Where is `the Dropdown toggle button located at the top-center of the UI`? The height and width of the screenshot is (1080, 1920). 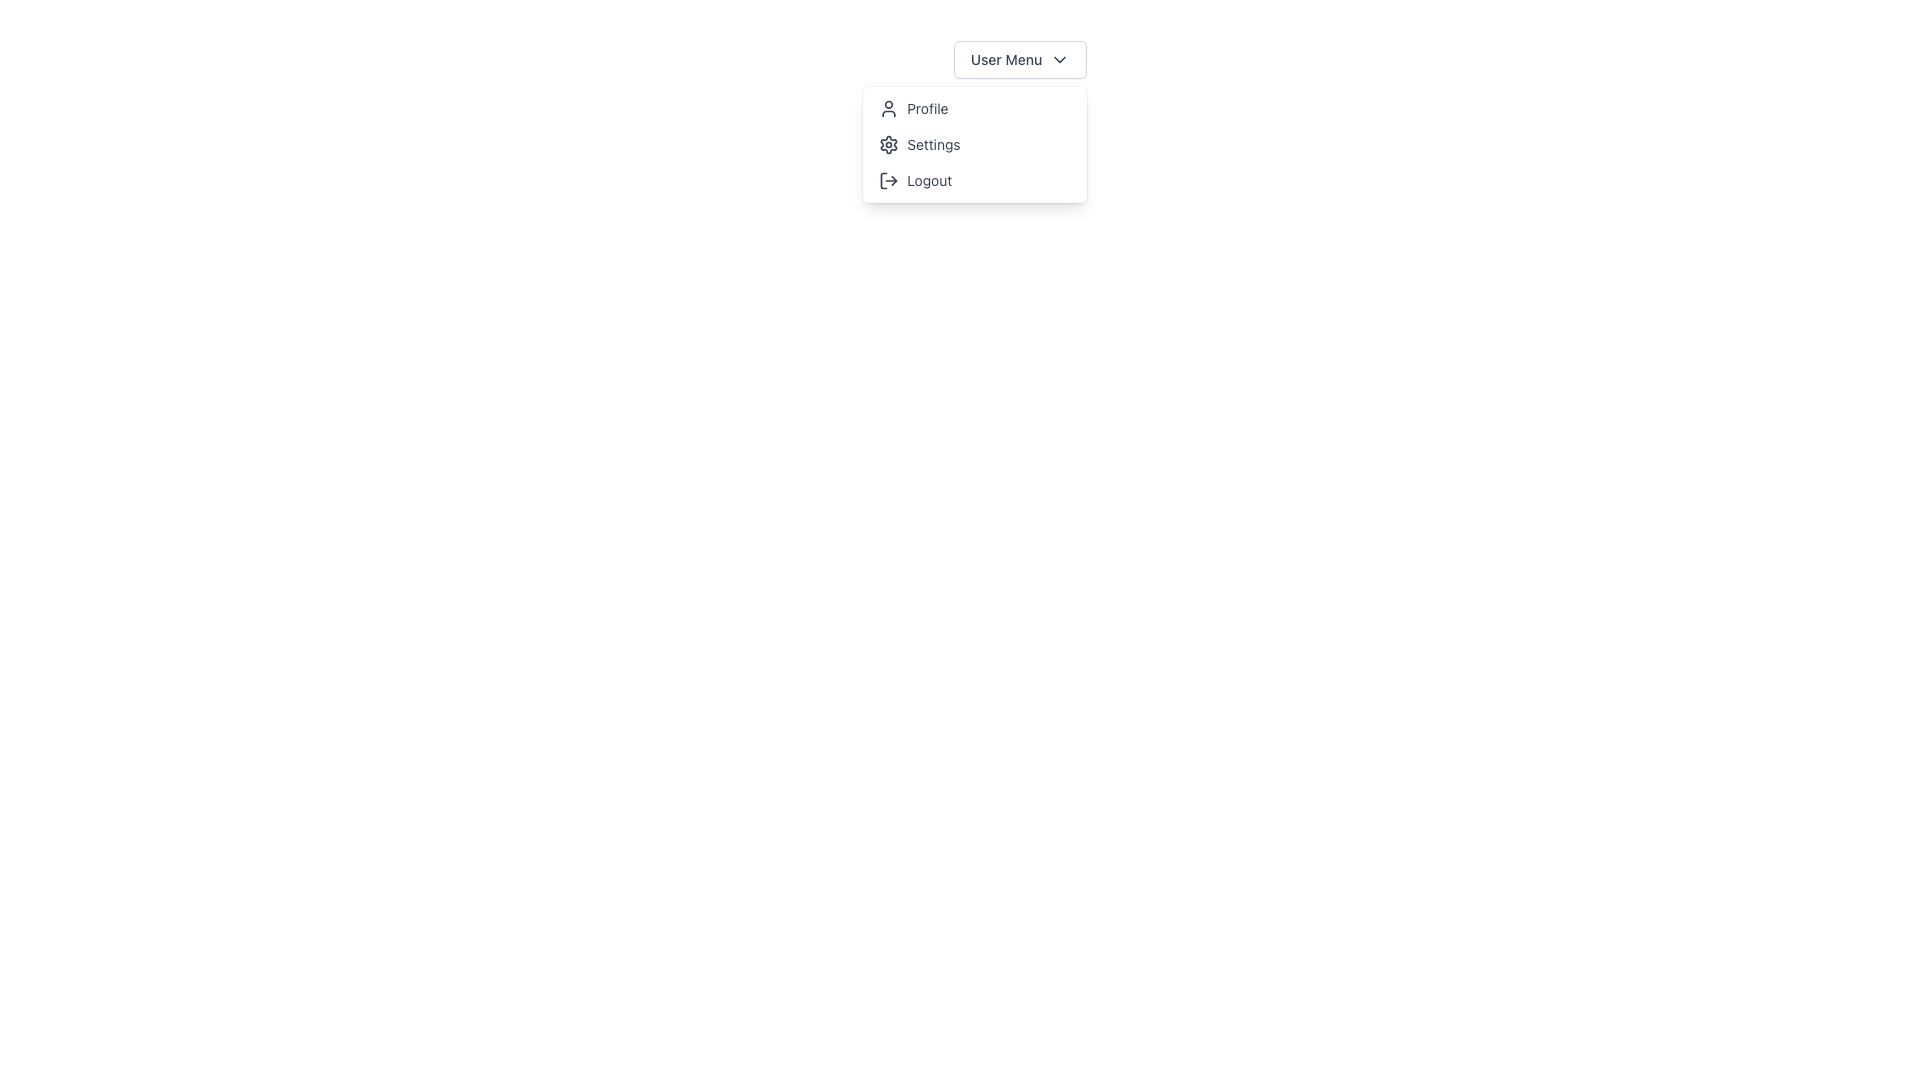
the Dropdown toggle button located at the top-center of the UI is located at coordinates (1019, 59).